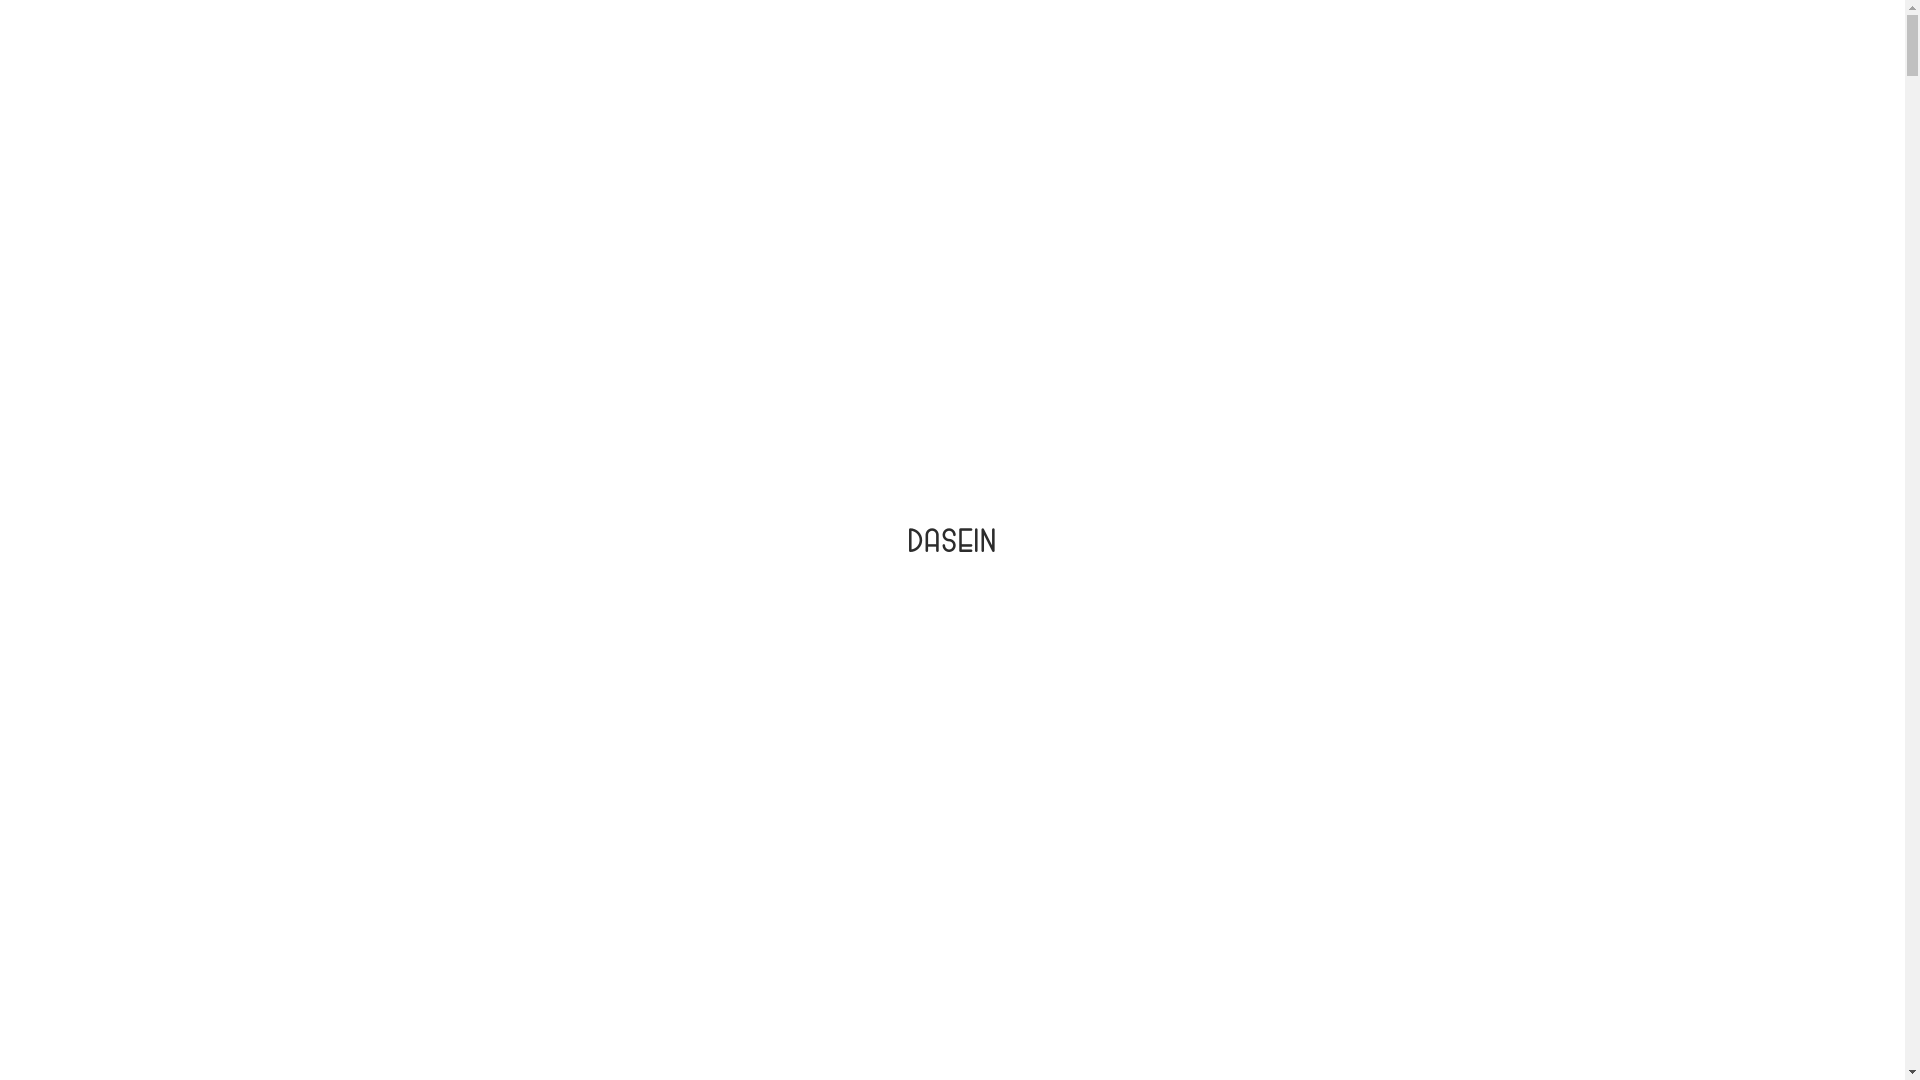  I want to click on 'PRODUCTS', so click(931, 72).